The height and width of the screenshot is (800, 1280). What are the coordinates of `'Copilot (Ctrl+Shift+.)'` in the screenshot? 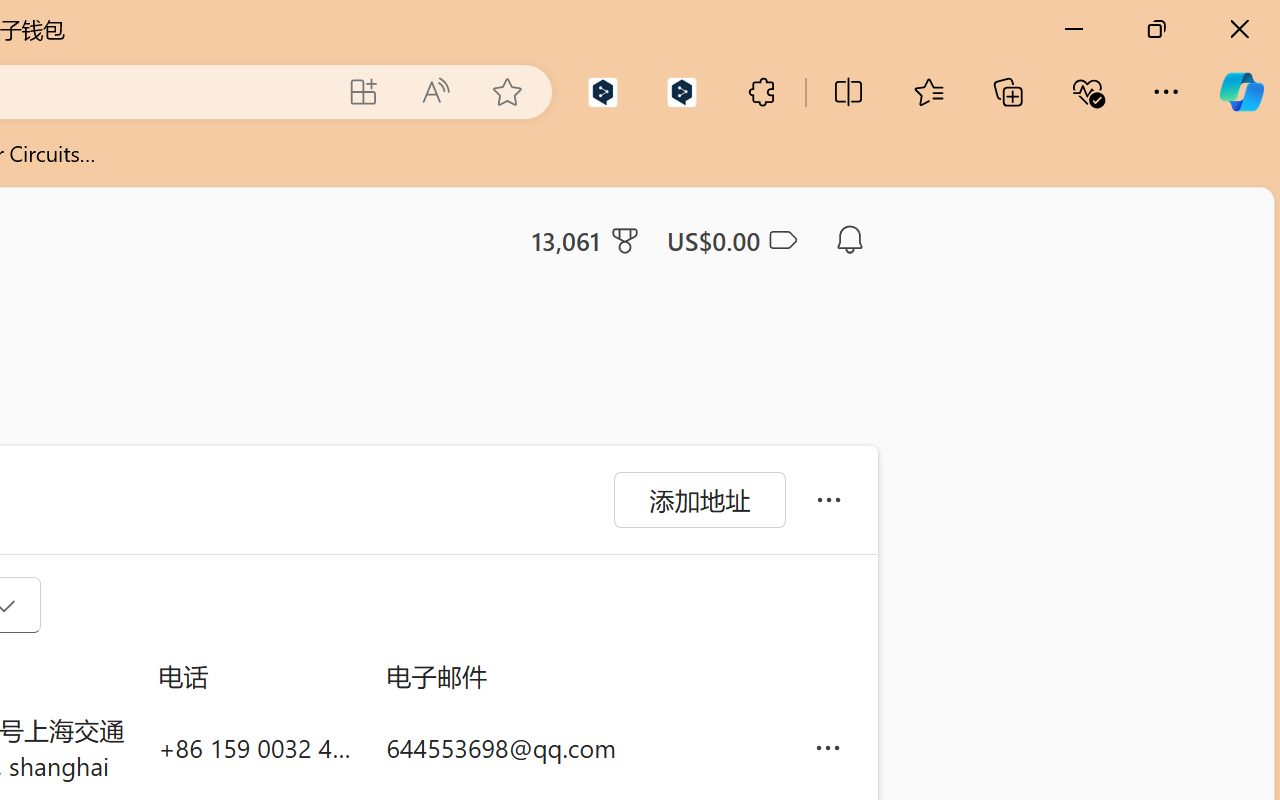 It's located at (1240, 91).